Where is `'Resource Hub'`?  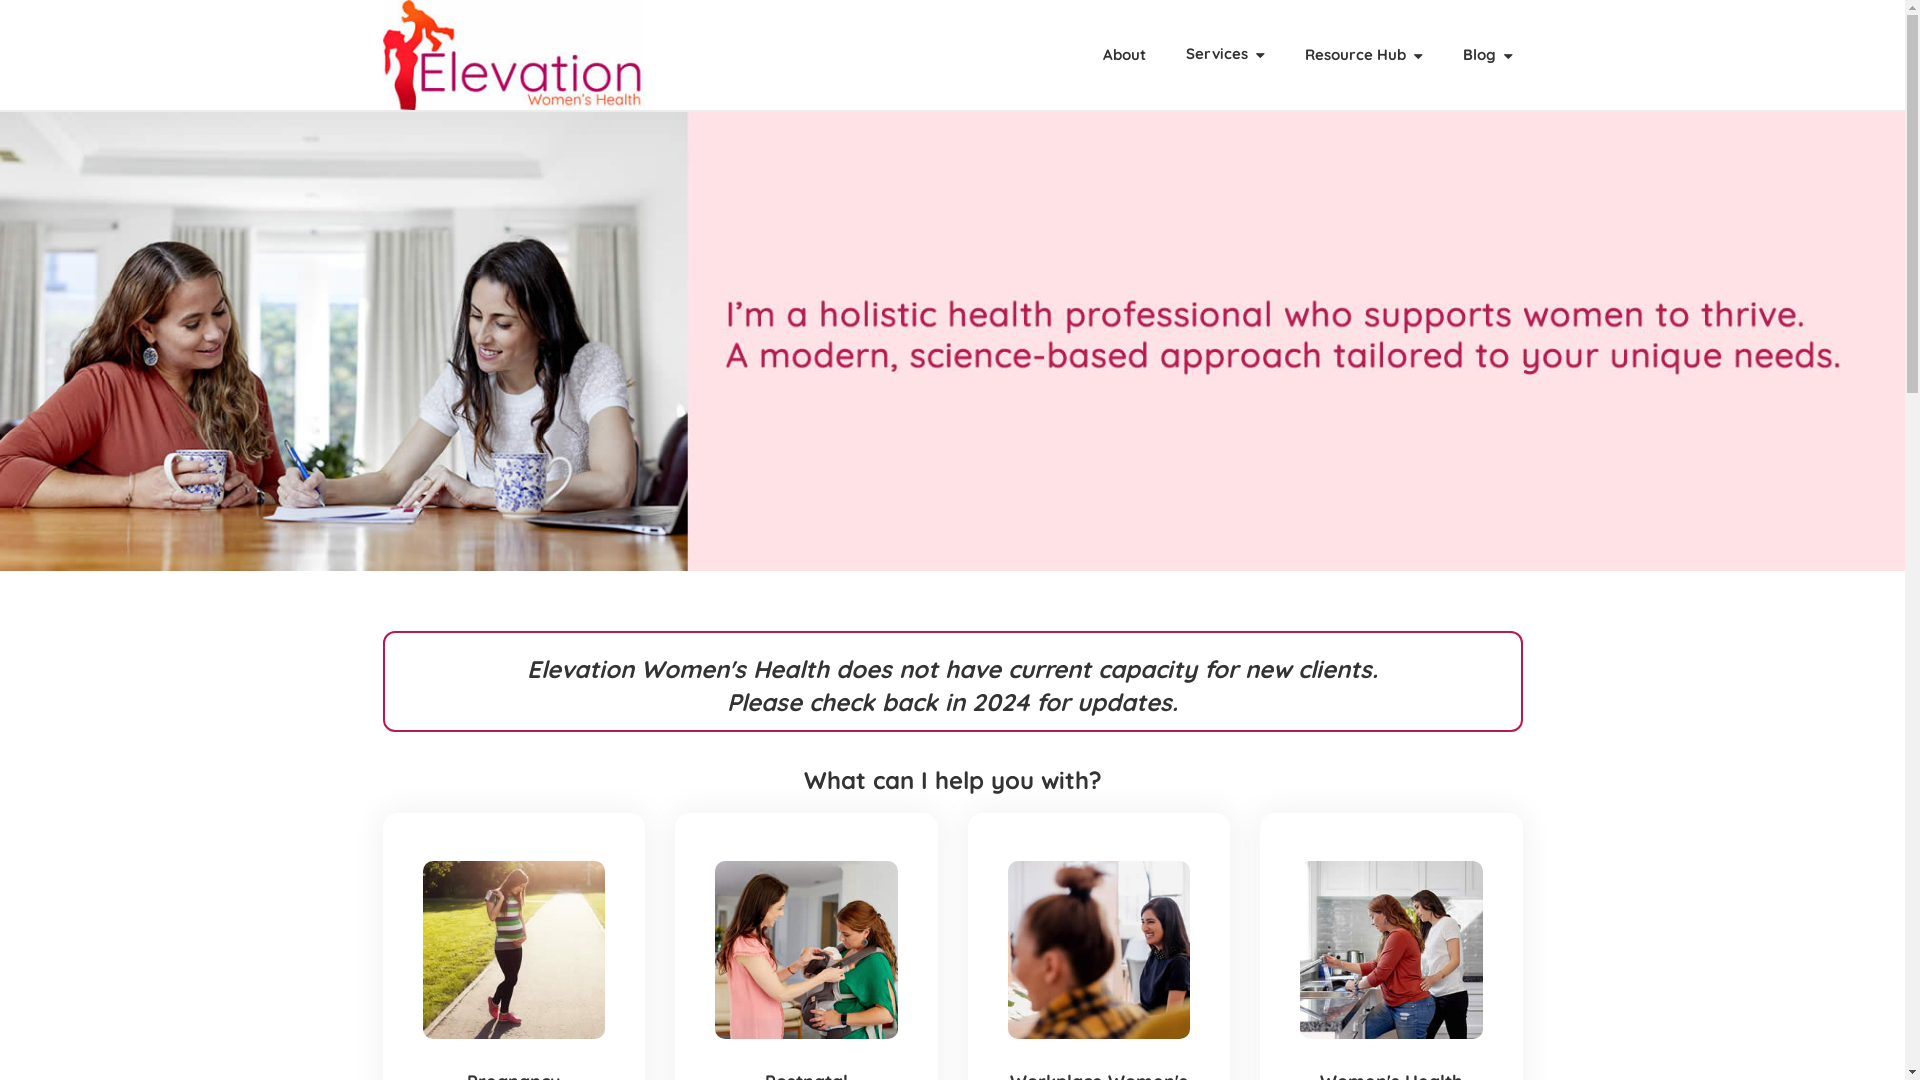
'Resource Hub' is located at coordinates (1362, 53).